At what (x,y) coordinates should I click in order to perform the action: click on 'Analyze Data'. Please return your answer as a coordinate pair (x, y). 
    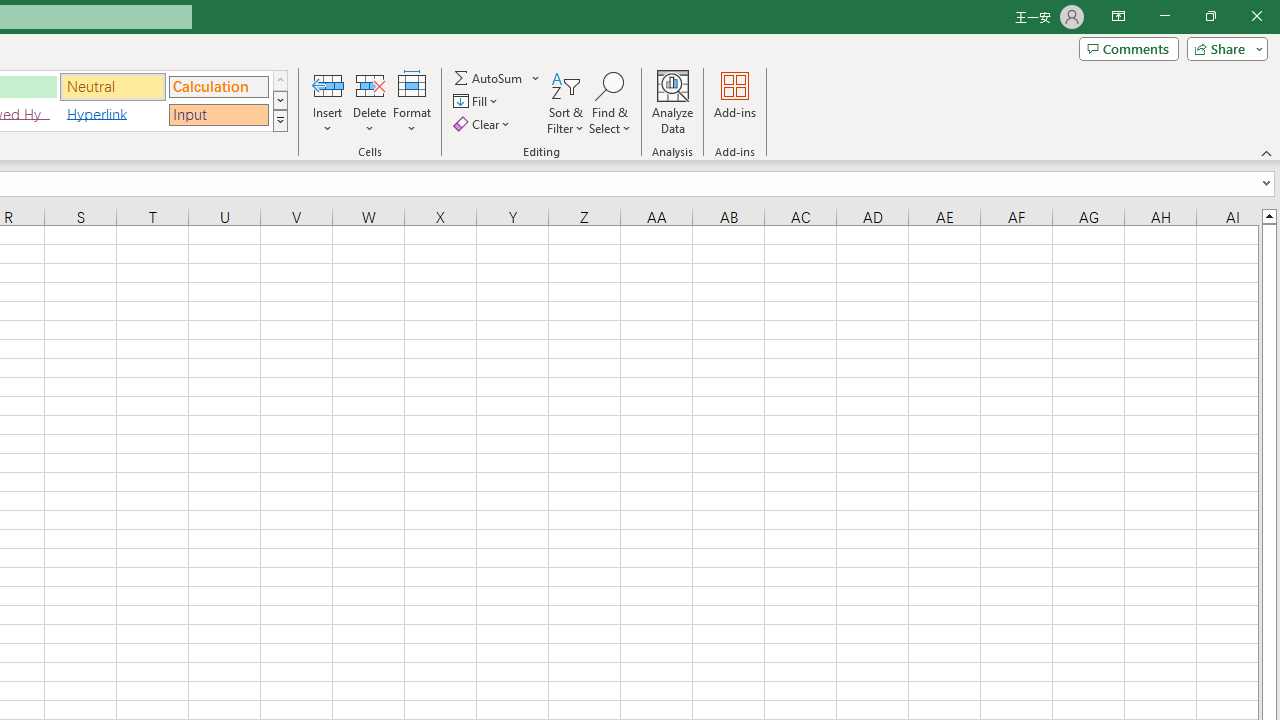
    Looking at the image, I should click on (673, 103).